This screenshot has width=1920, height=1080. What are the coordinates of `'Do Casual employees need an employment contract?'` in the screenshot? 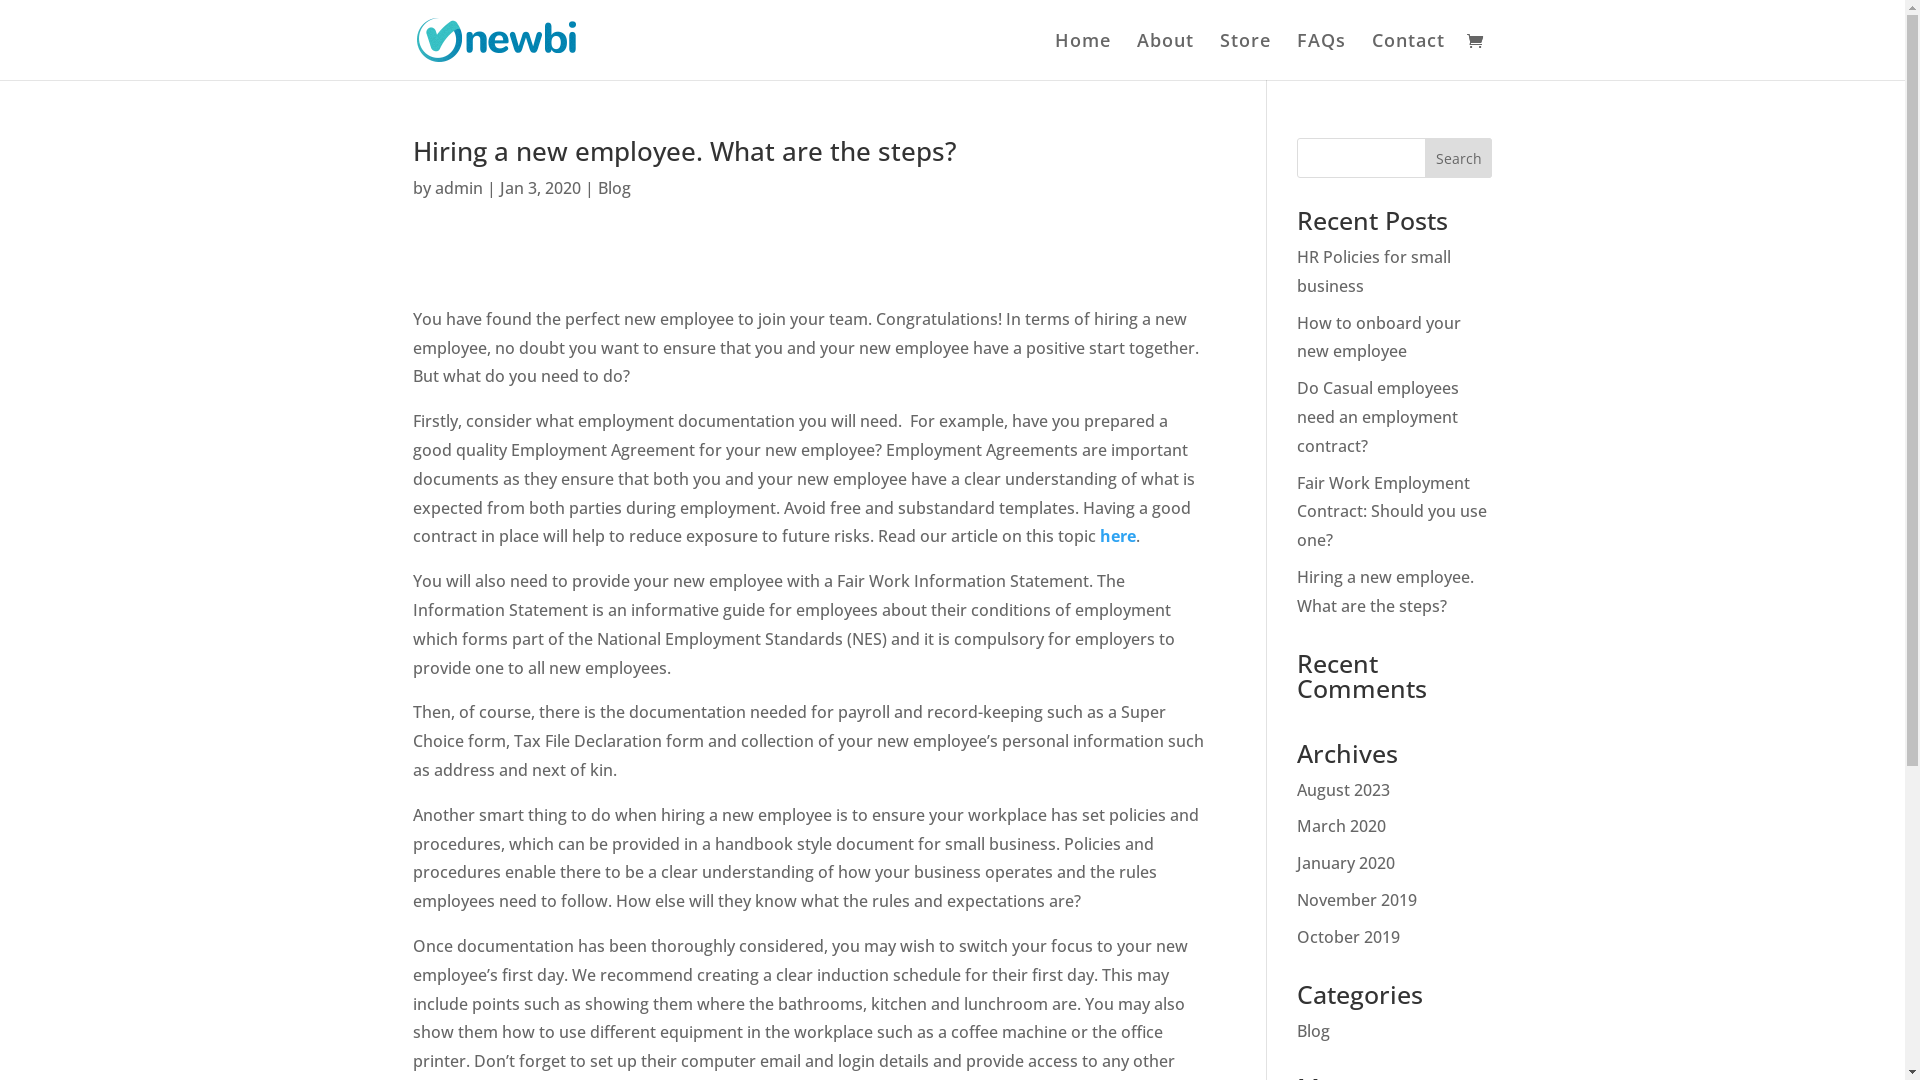 It's located at (1376, 415).